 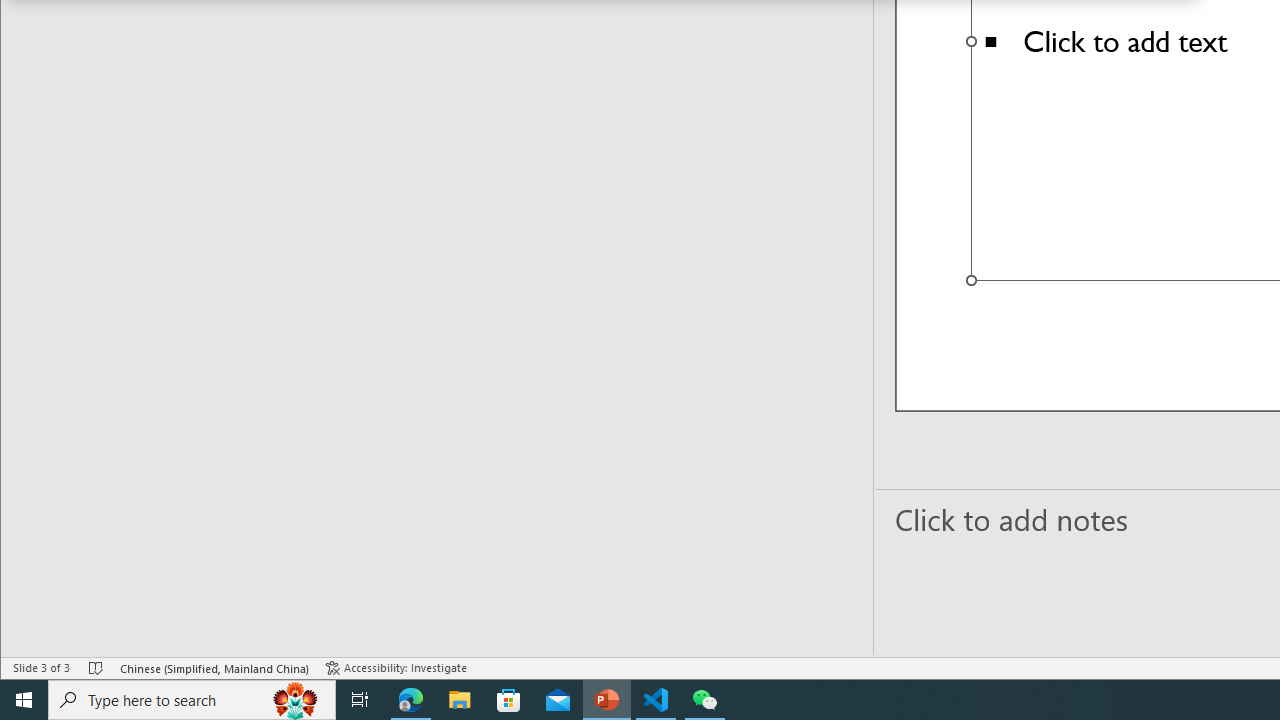 I want to click on 'File Explorer', so click(x=459, y=698).